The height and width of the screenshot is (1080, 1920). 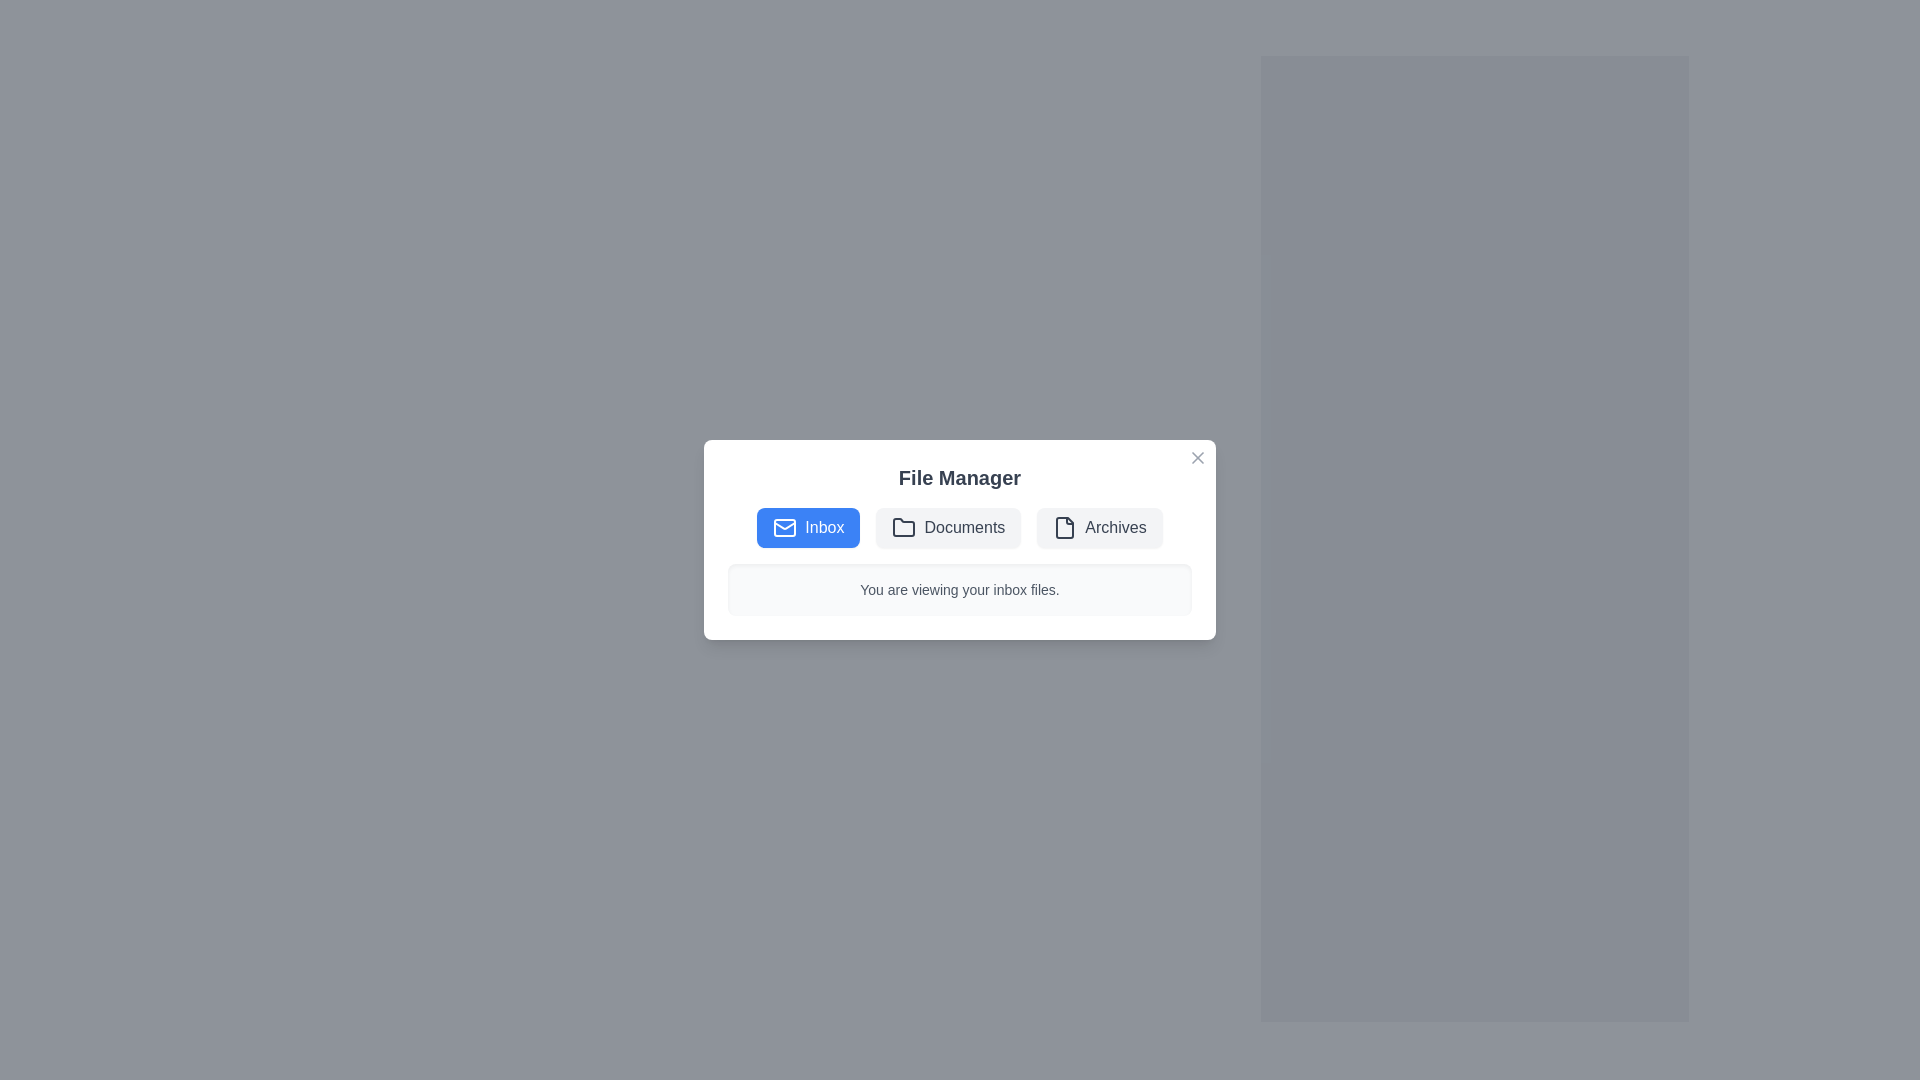 I want to click on the 'Archives' icon within the 'Archives' button in the 'File Manager' modal to switch to the archives section, so click(x=1064, y=527).